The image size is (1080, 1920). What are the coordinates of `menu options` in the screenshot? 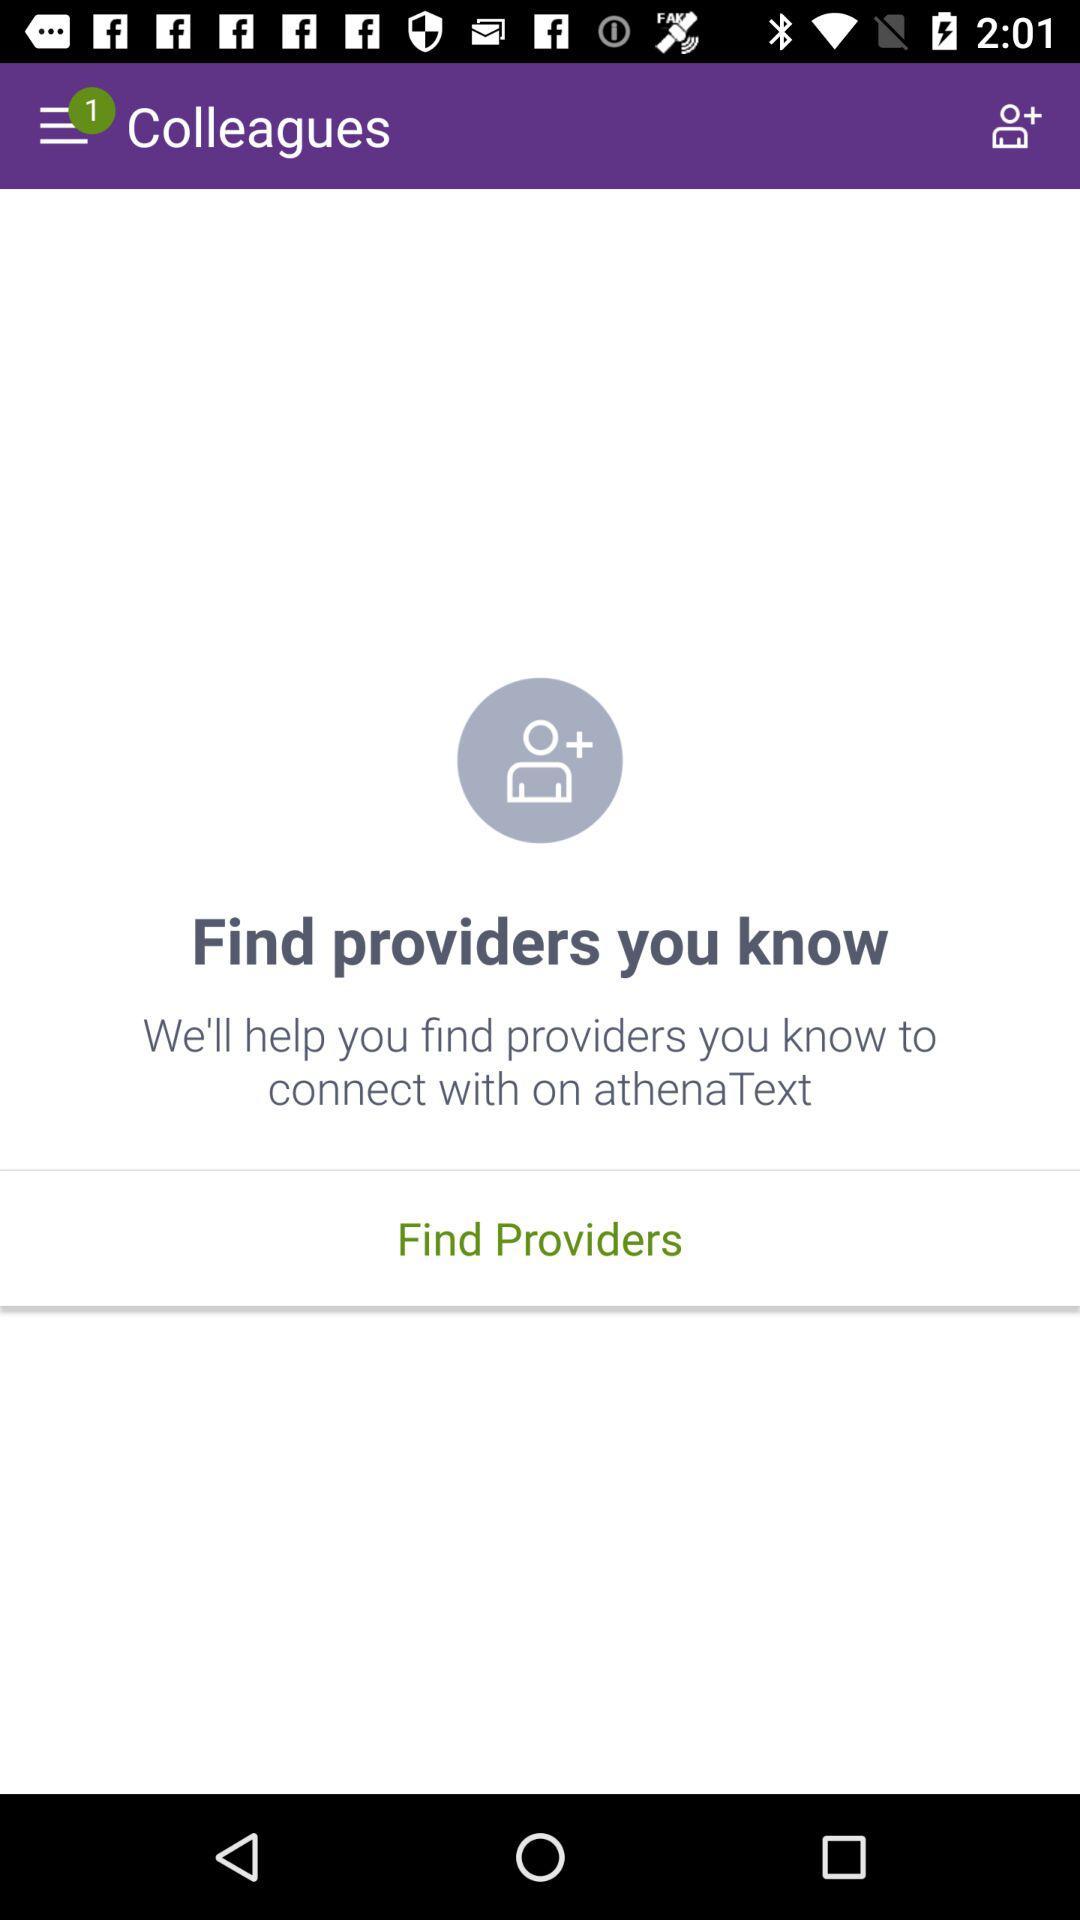 It's located at (61, 124).